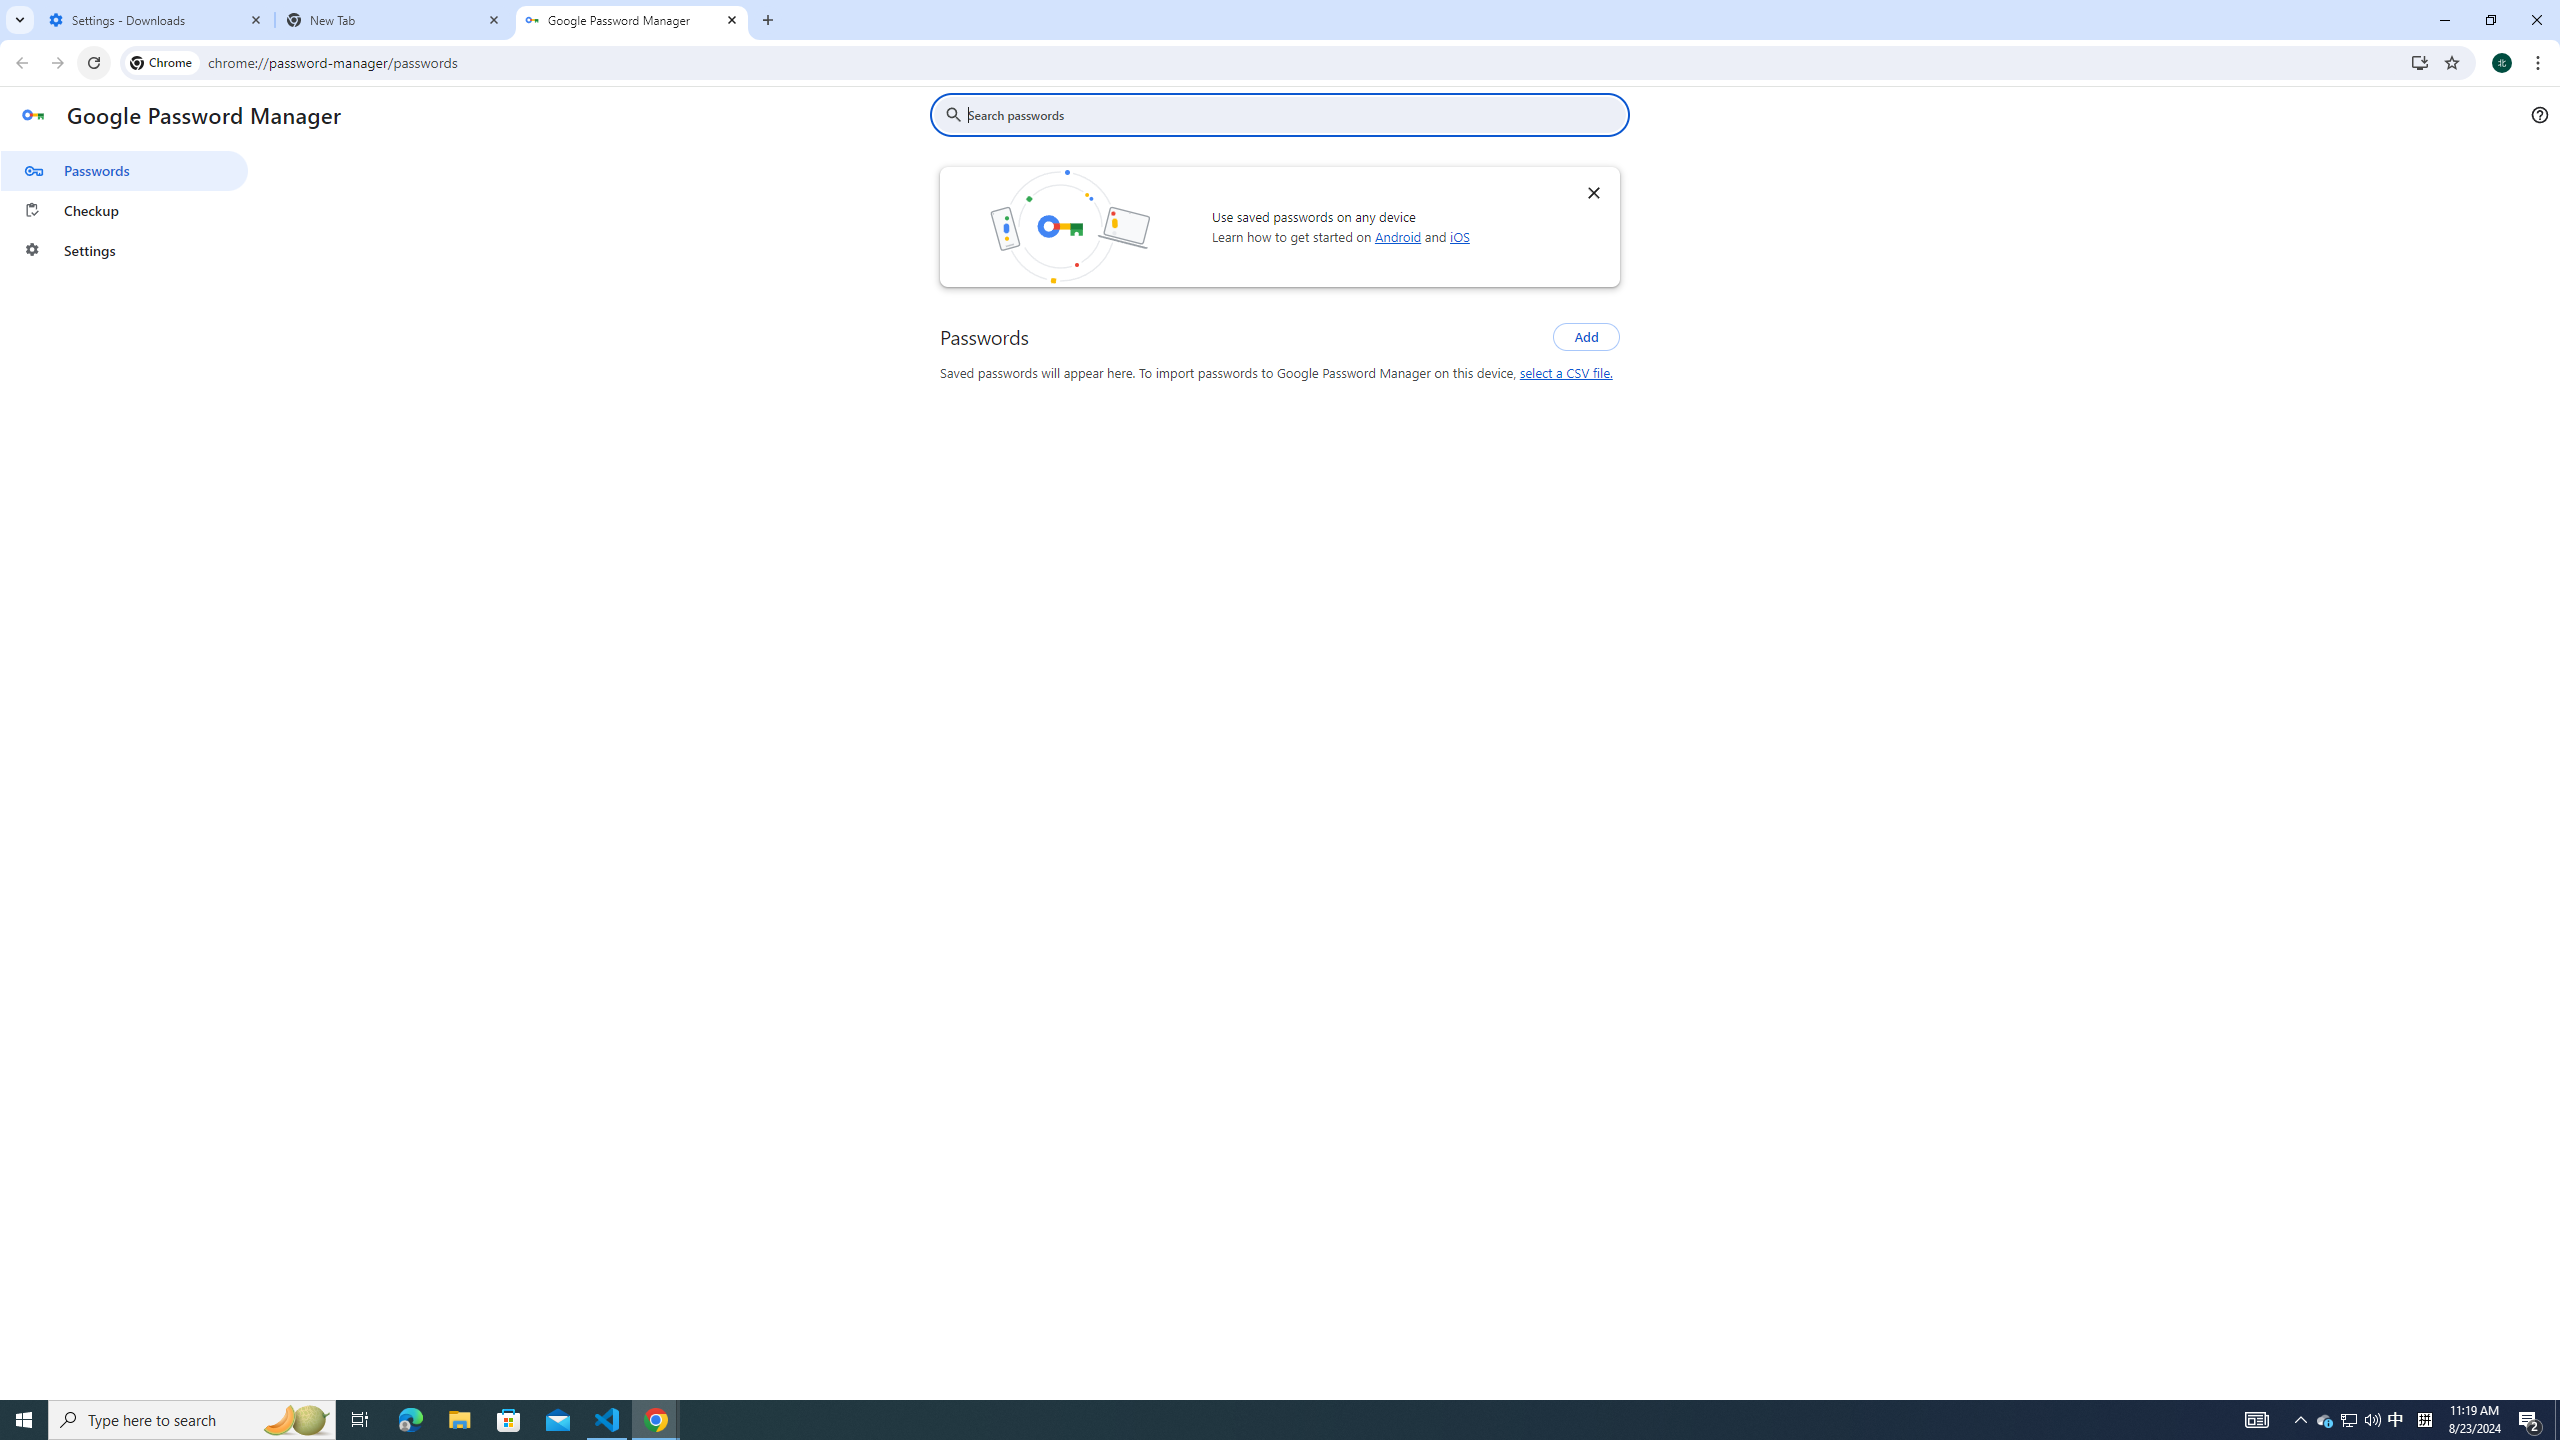 Image resolution: width=2560 pixels, height=1440 pixels. I want to click on 'iOS', so click(1459, 235).